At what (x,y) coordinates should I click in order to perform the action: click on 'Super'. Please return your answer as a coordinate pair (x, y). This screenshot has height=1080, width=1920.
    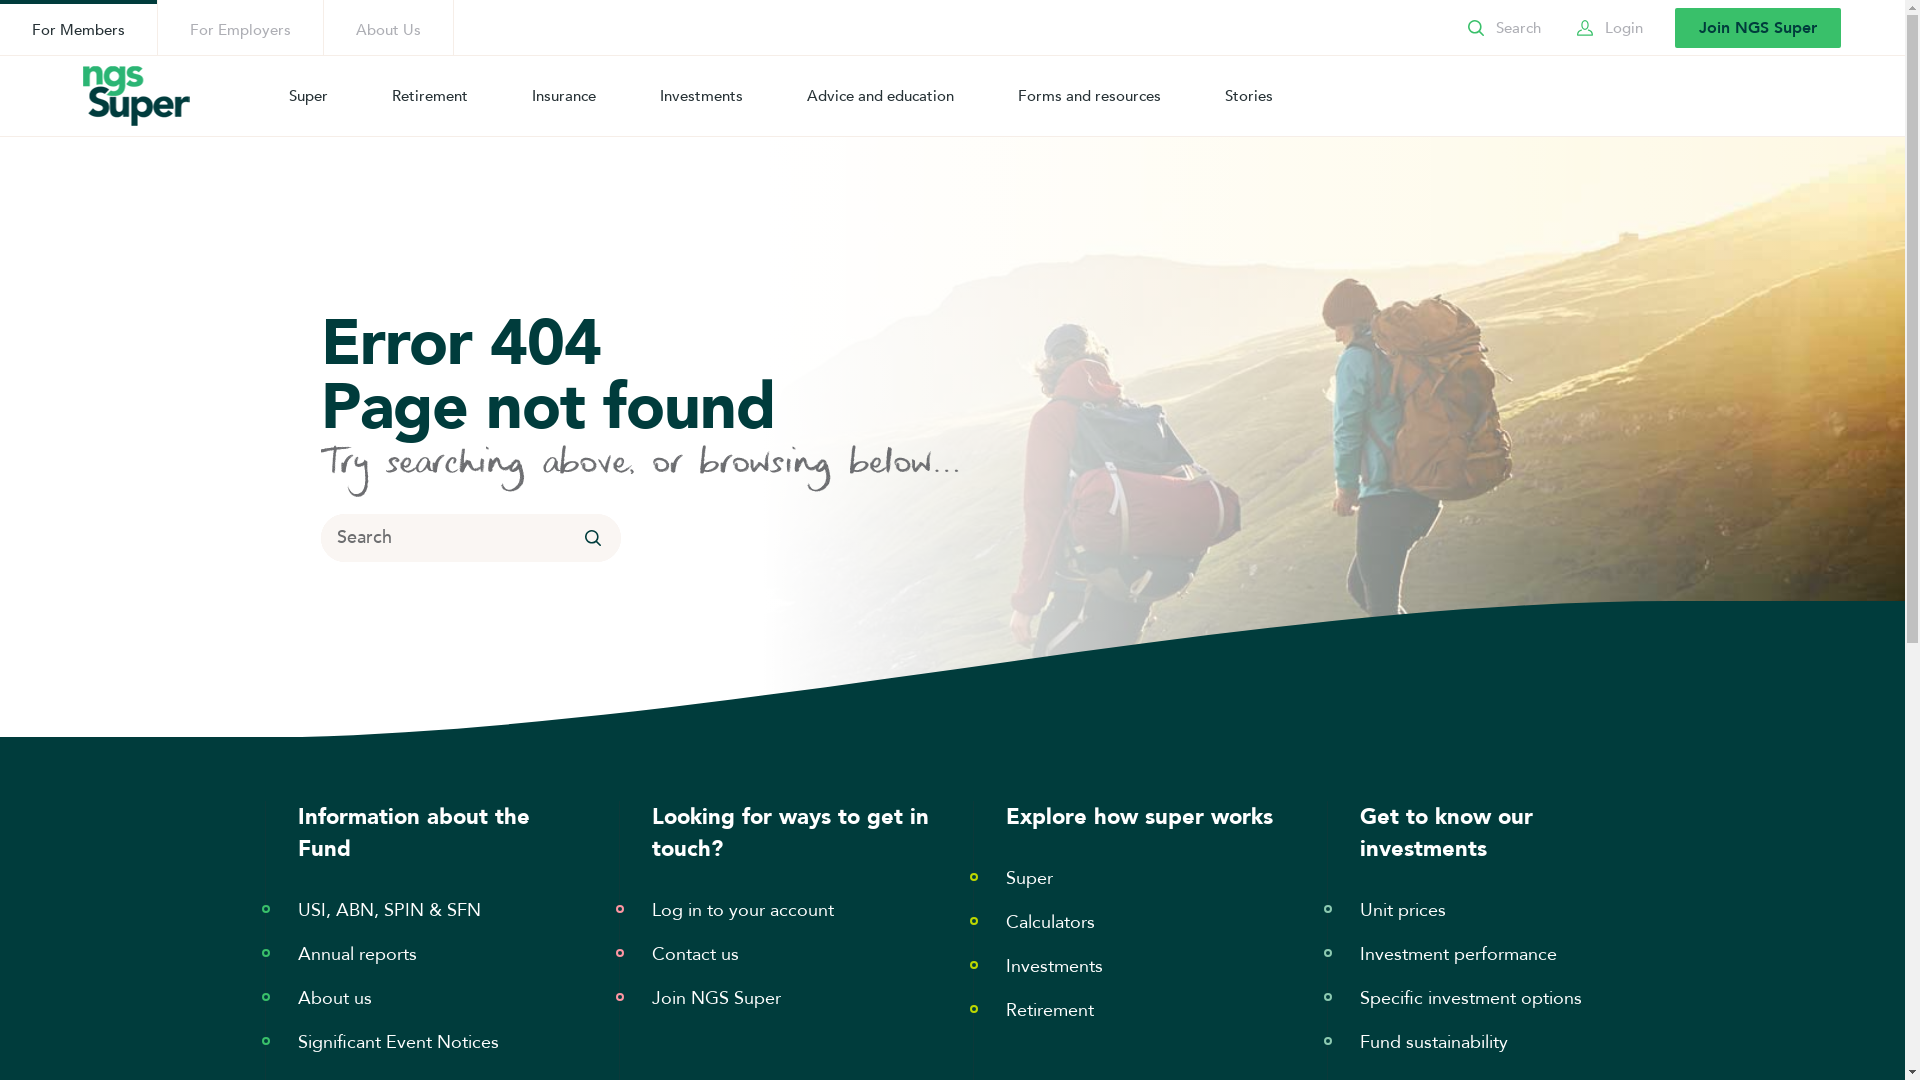
    Looking at the image, I should click on (307, 96).